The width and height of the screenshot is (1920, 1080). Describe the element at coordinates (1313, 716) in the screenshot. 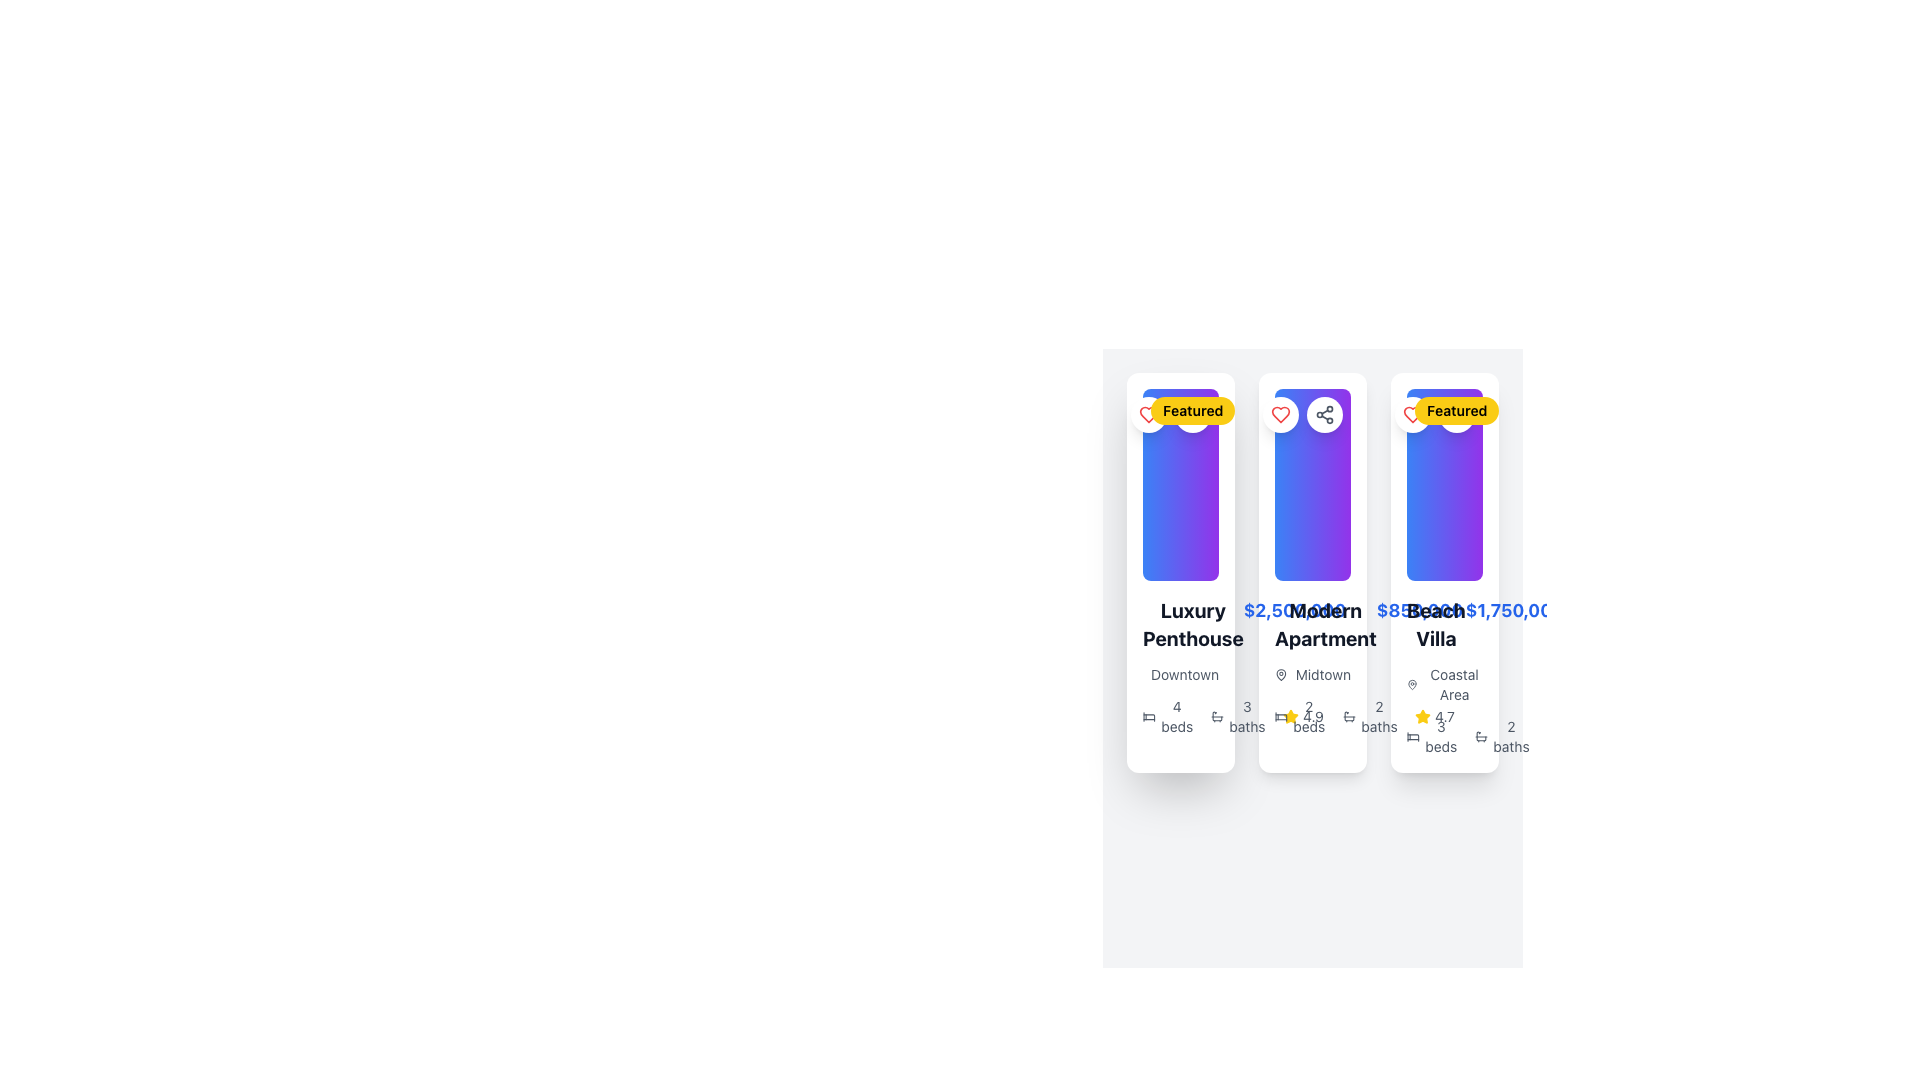

I see `displayed information from the Composite information display located at the bottom of the 'Modern Apartment' card, which includes details about the number of beds, baths, and property rating` at that location.